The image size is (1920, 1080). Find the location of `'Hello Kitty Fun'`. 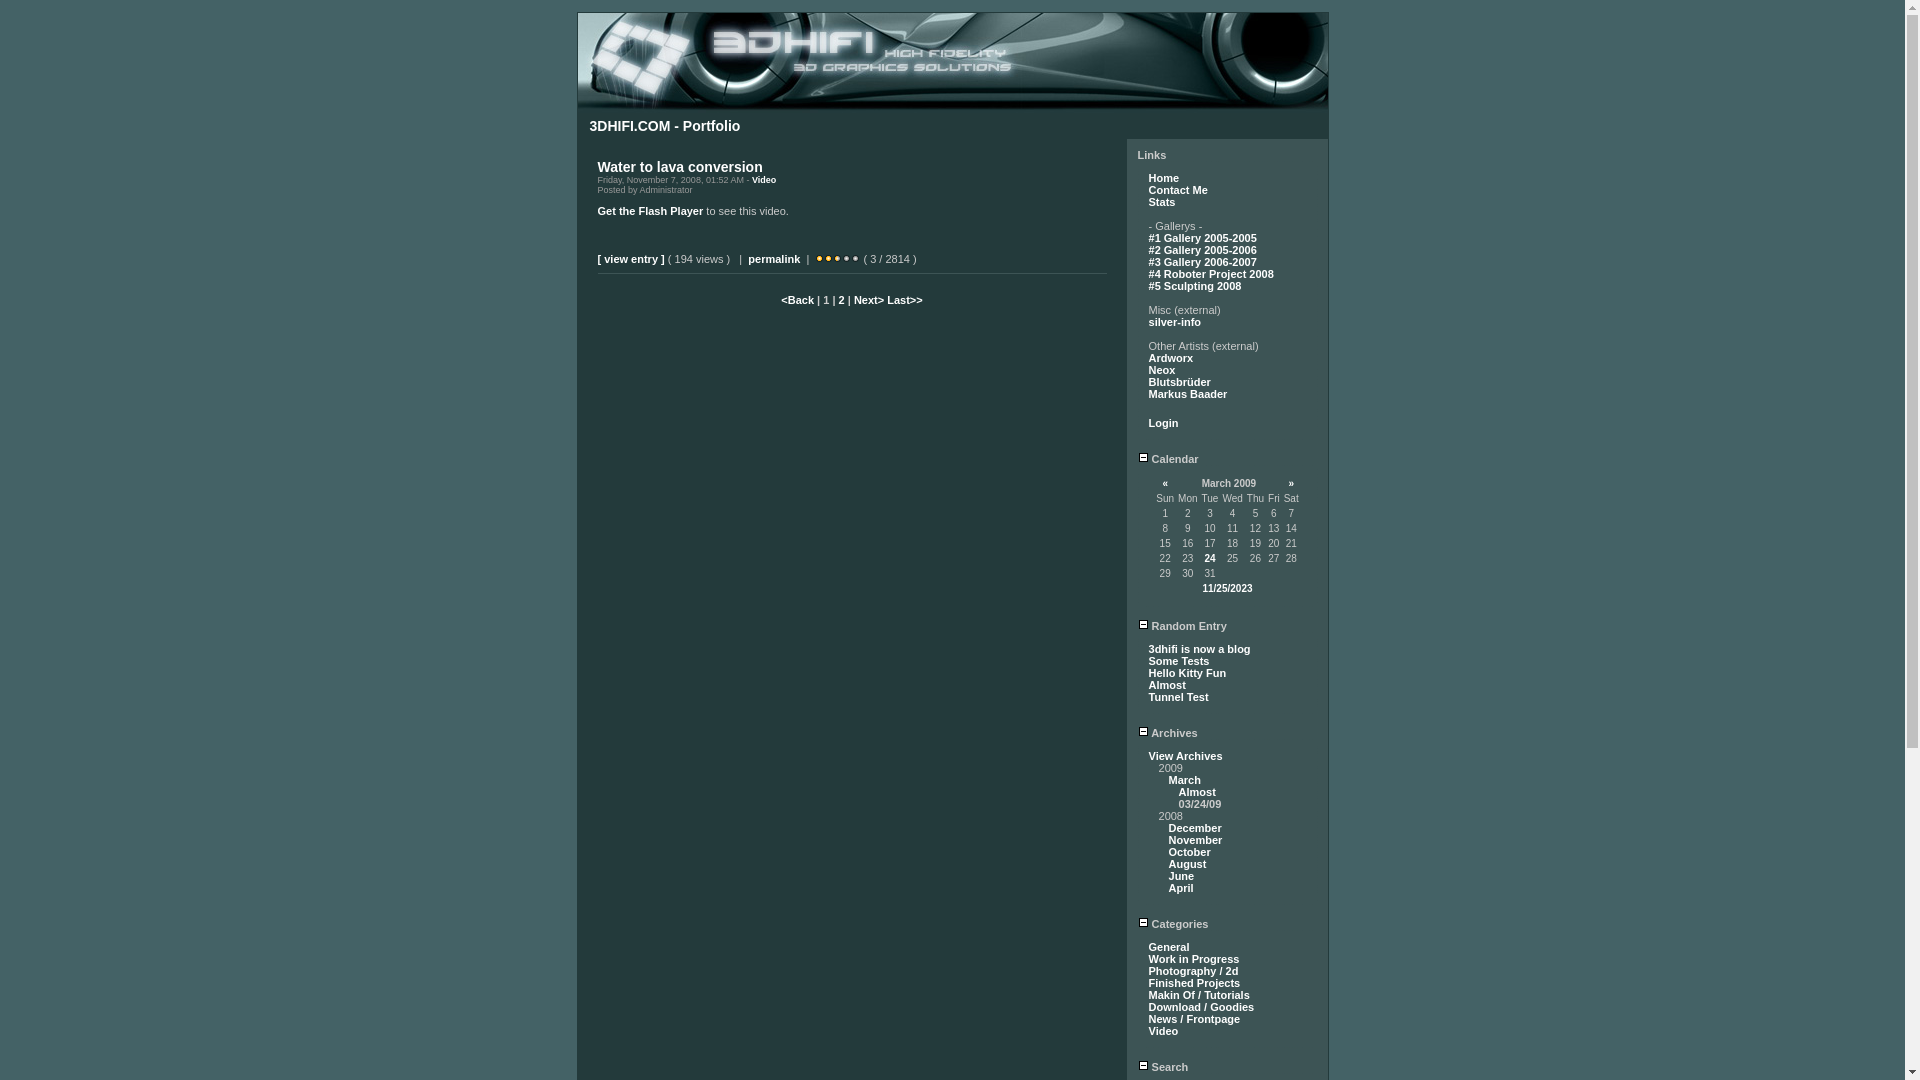

'Hello Kitty Fun' is located at coordinates (1148, 672).